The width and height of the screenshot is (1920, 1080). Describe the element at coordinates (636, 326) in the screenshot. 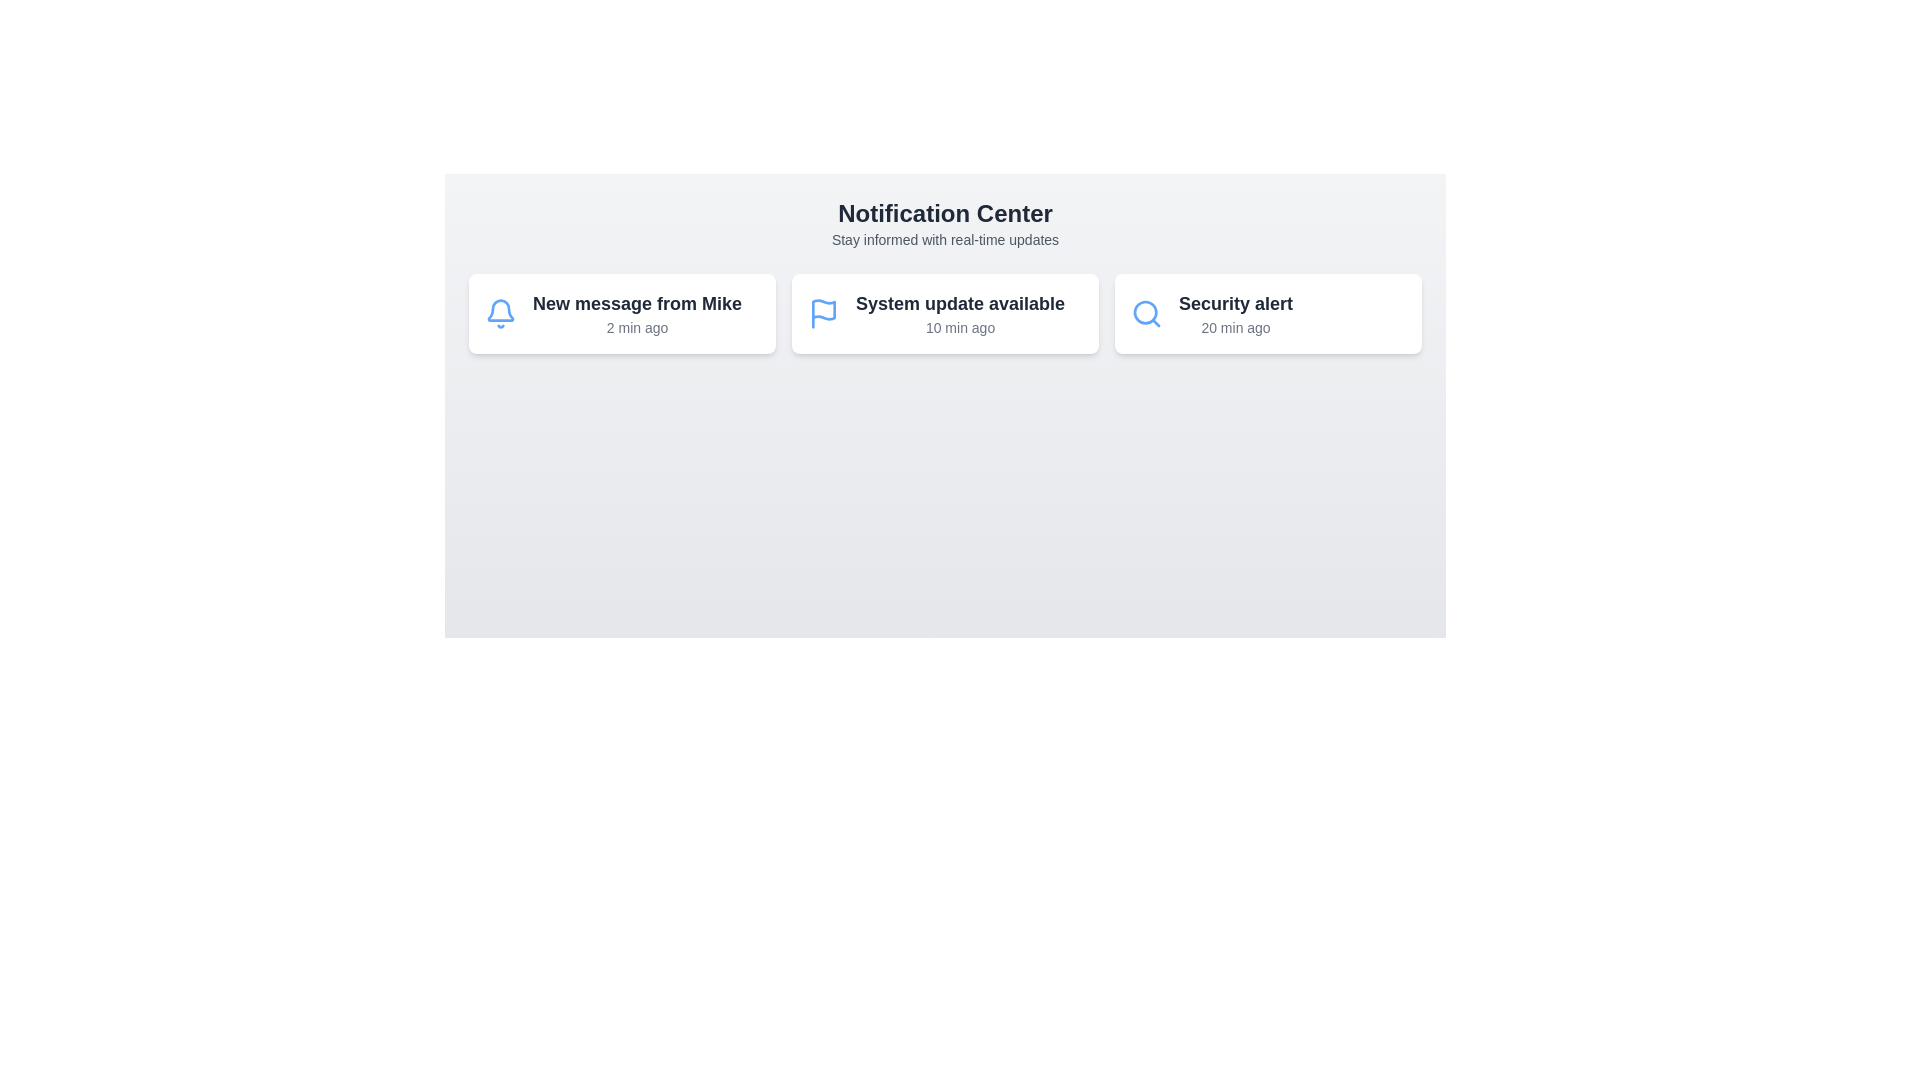

I see `the timestamp displayed in the text label located below 'New message from Mike' in the first notification card` at that location.